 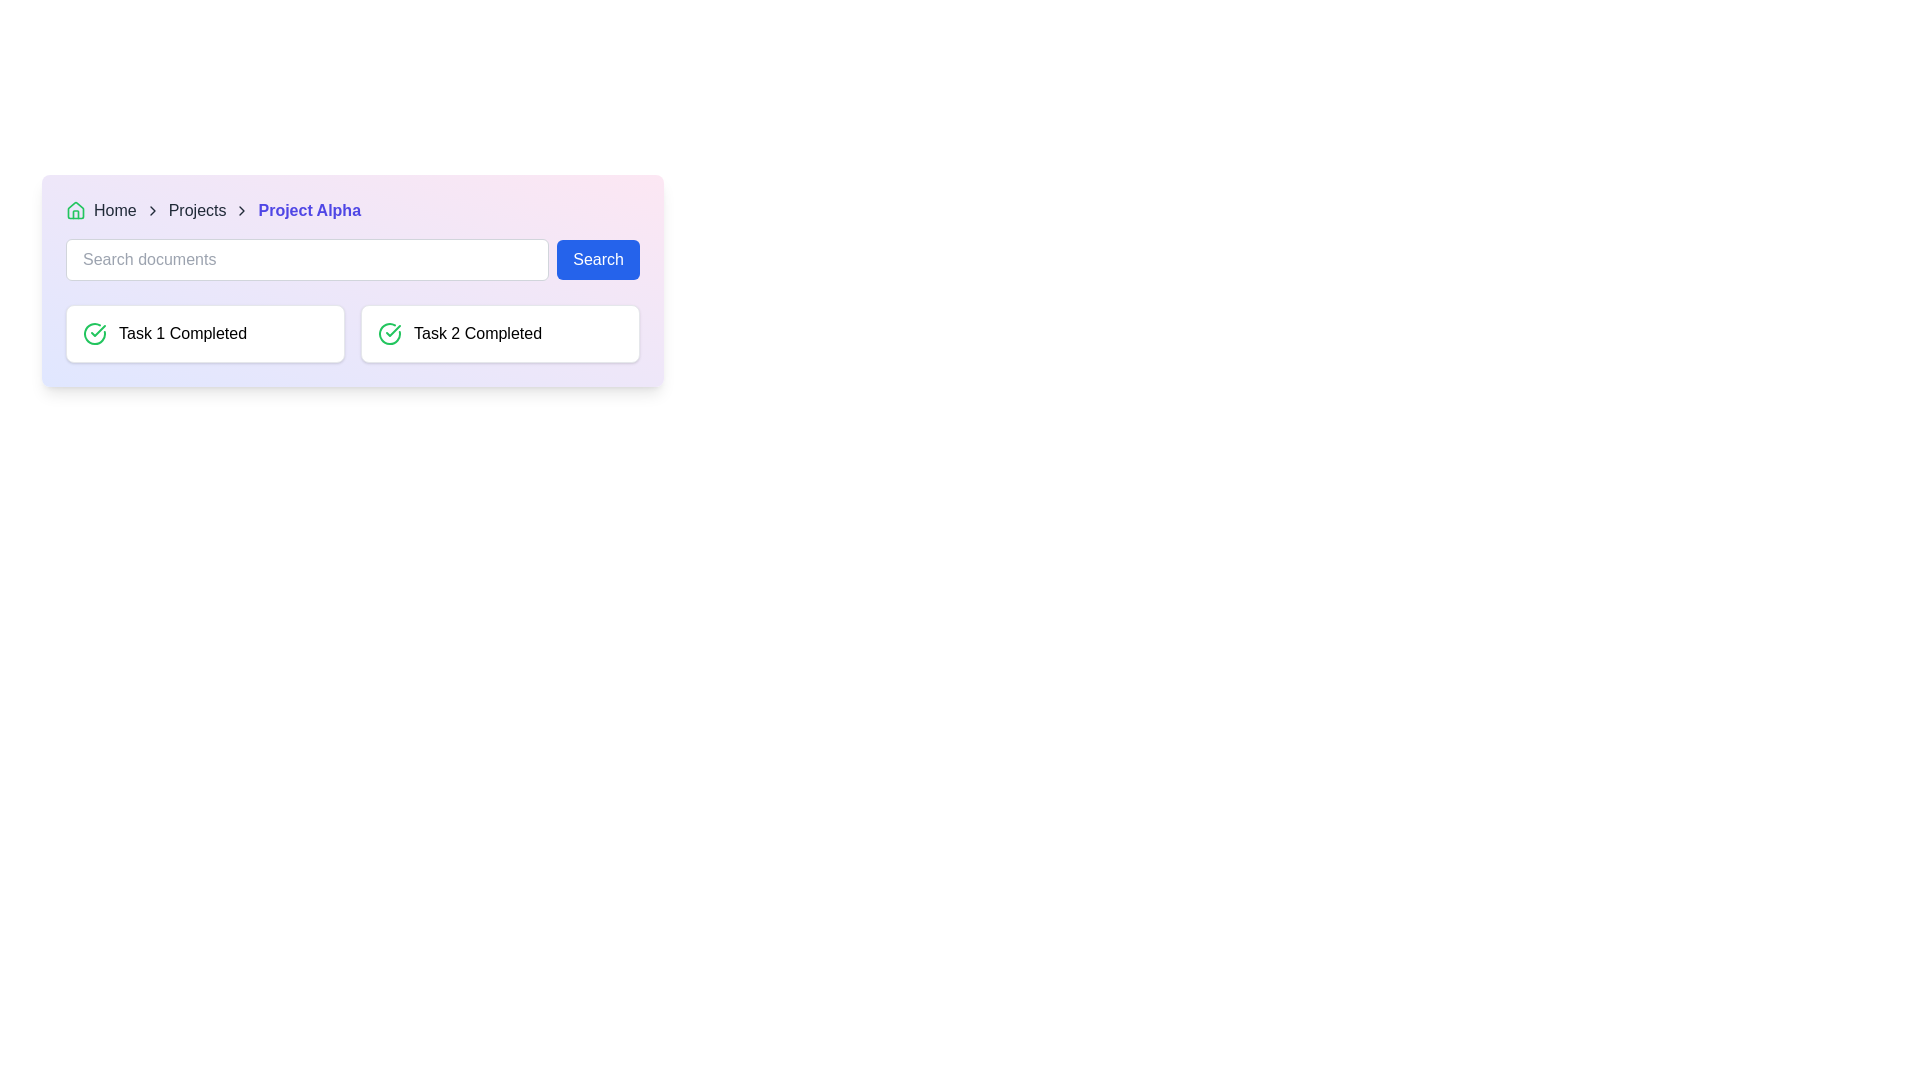 I want to click on the search input field located in the top-middle section of the interface to focus on it, so click(x=306, y=258).